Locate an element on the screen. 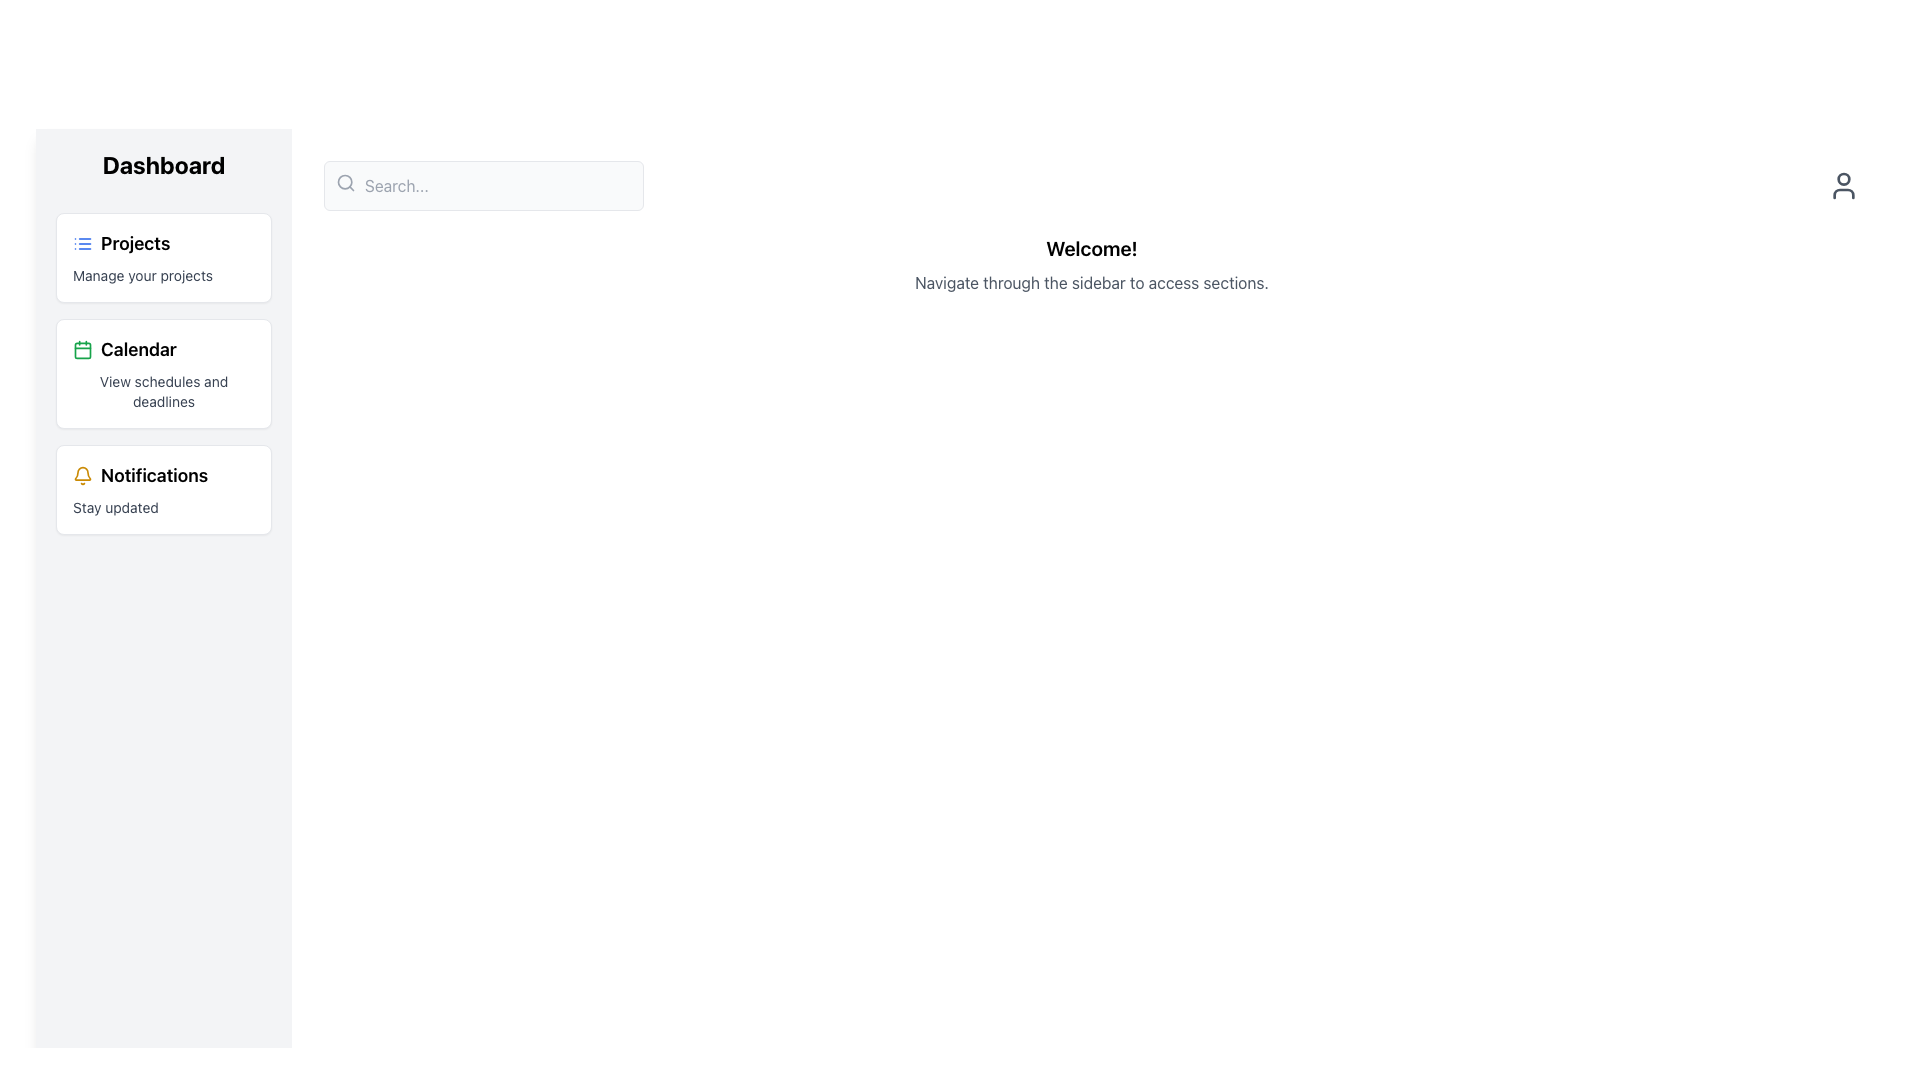 The height and width of the screenshot is (1080, 1920). the 'Calendar' label in the sidebar menu is located at coordinates (138, 349).